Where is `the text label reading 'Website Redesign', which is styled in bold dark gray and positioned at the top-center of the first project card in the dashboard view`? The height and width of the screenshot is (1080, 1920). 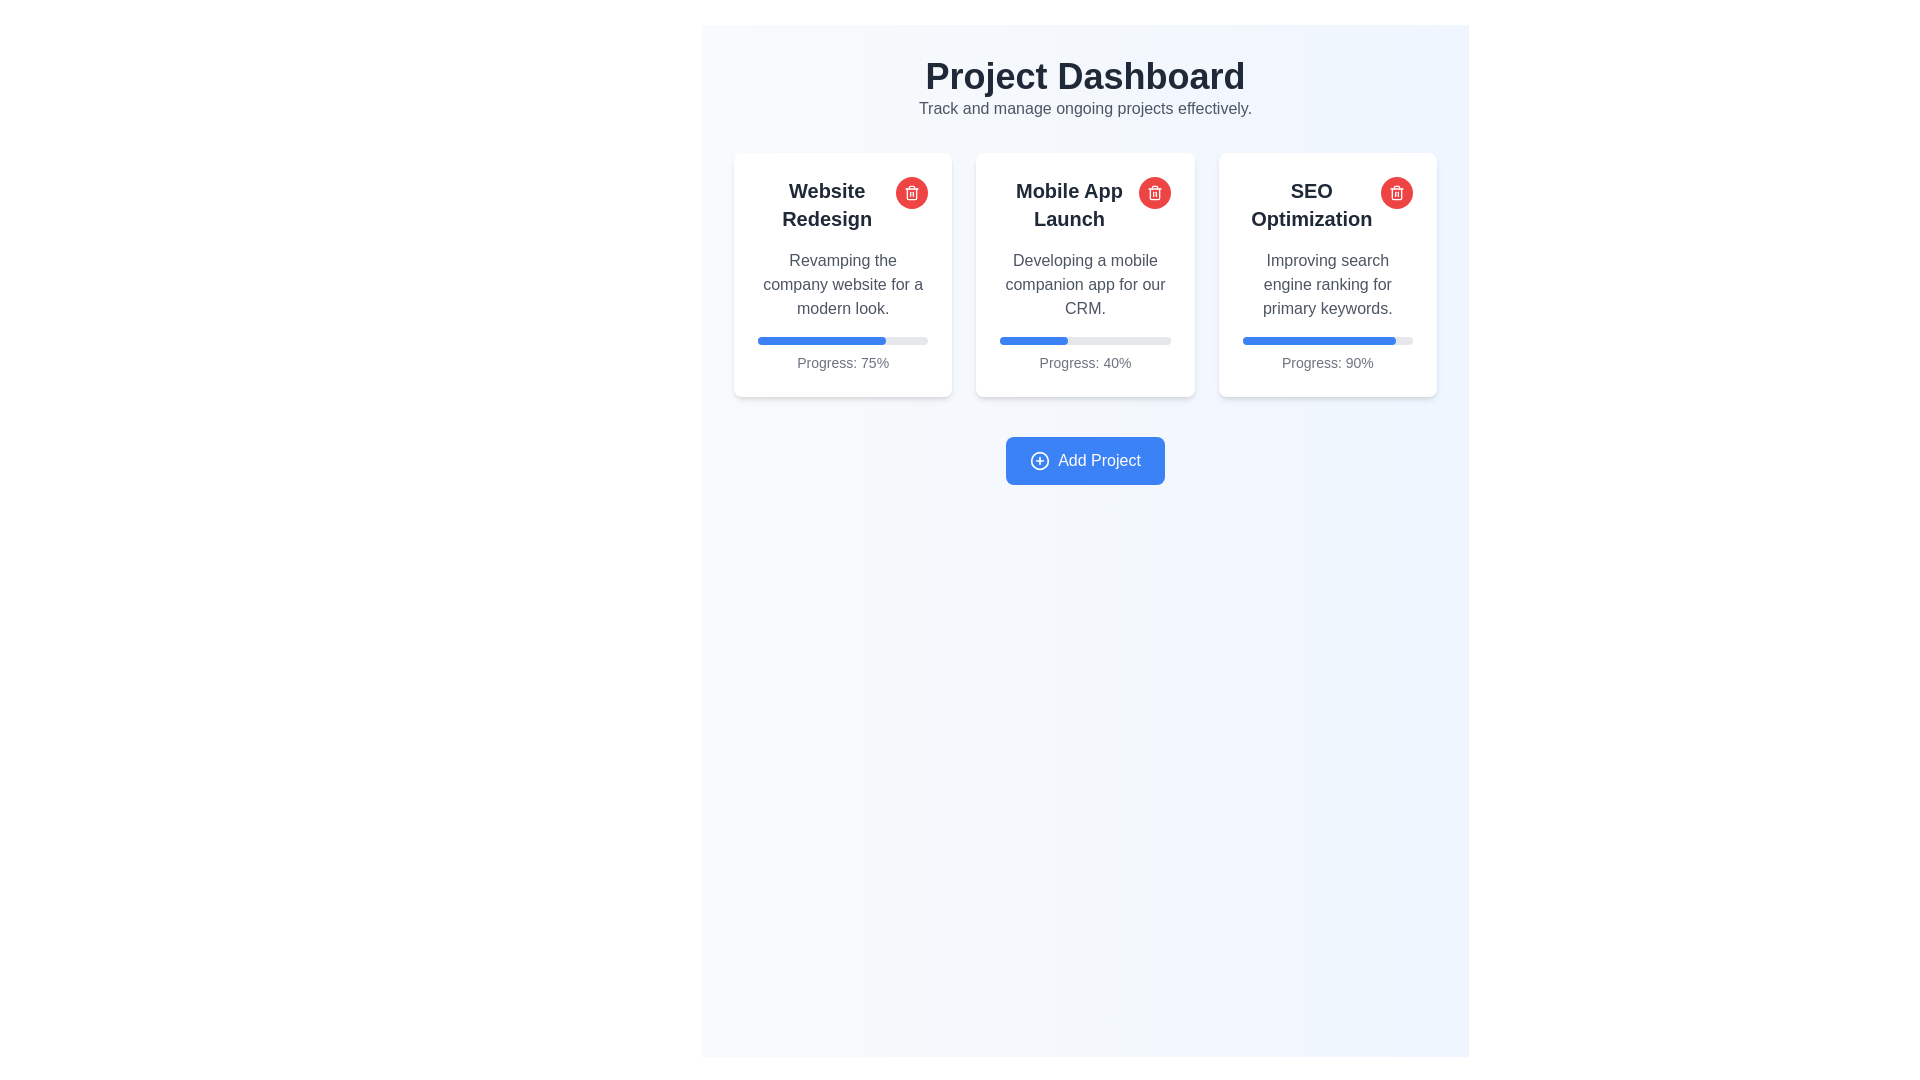
the text label reading 'Website Redesign', which is styled in bold dark gray and positioned at the top-center of the first project card in the dashboard view is located at coordinates (827, 204).